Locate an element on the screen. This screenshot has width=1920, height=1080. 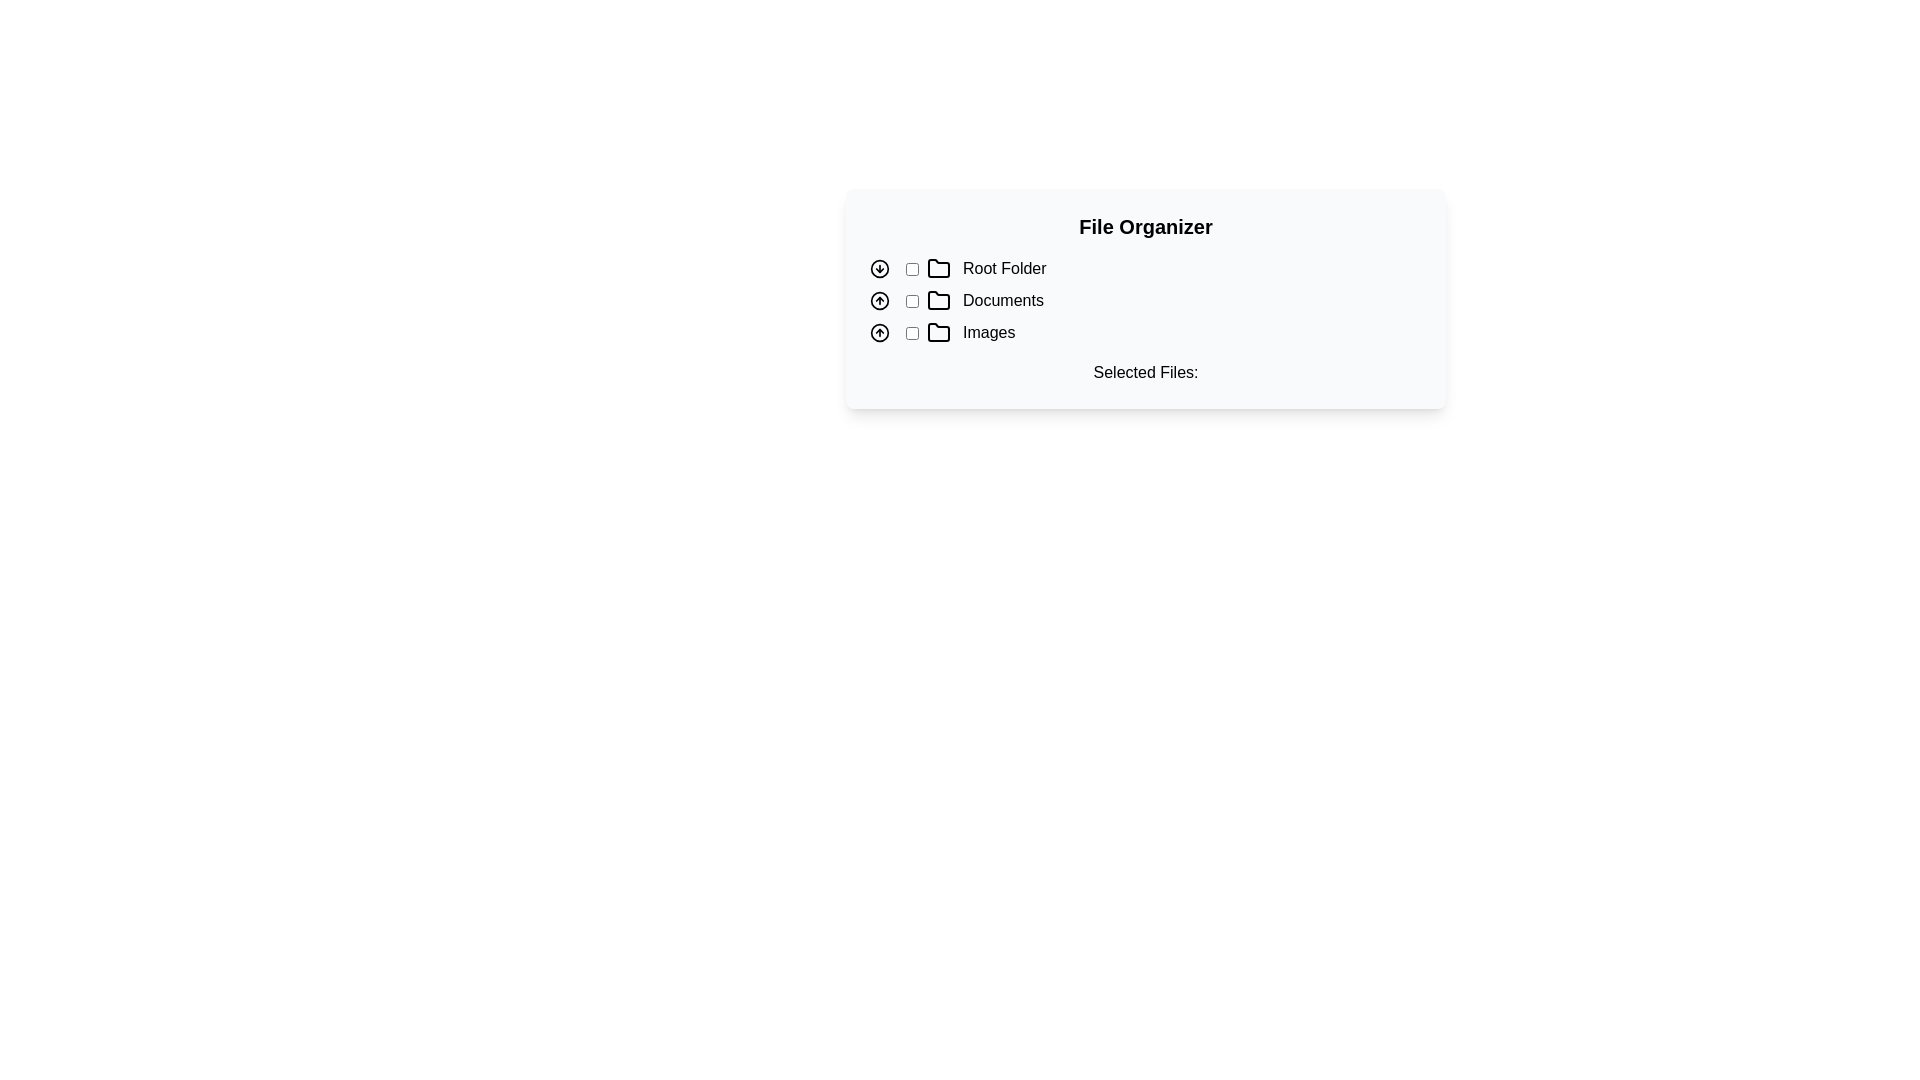
the checkbox for 'Documents' is located at coordinates (911, 300).